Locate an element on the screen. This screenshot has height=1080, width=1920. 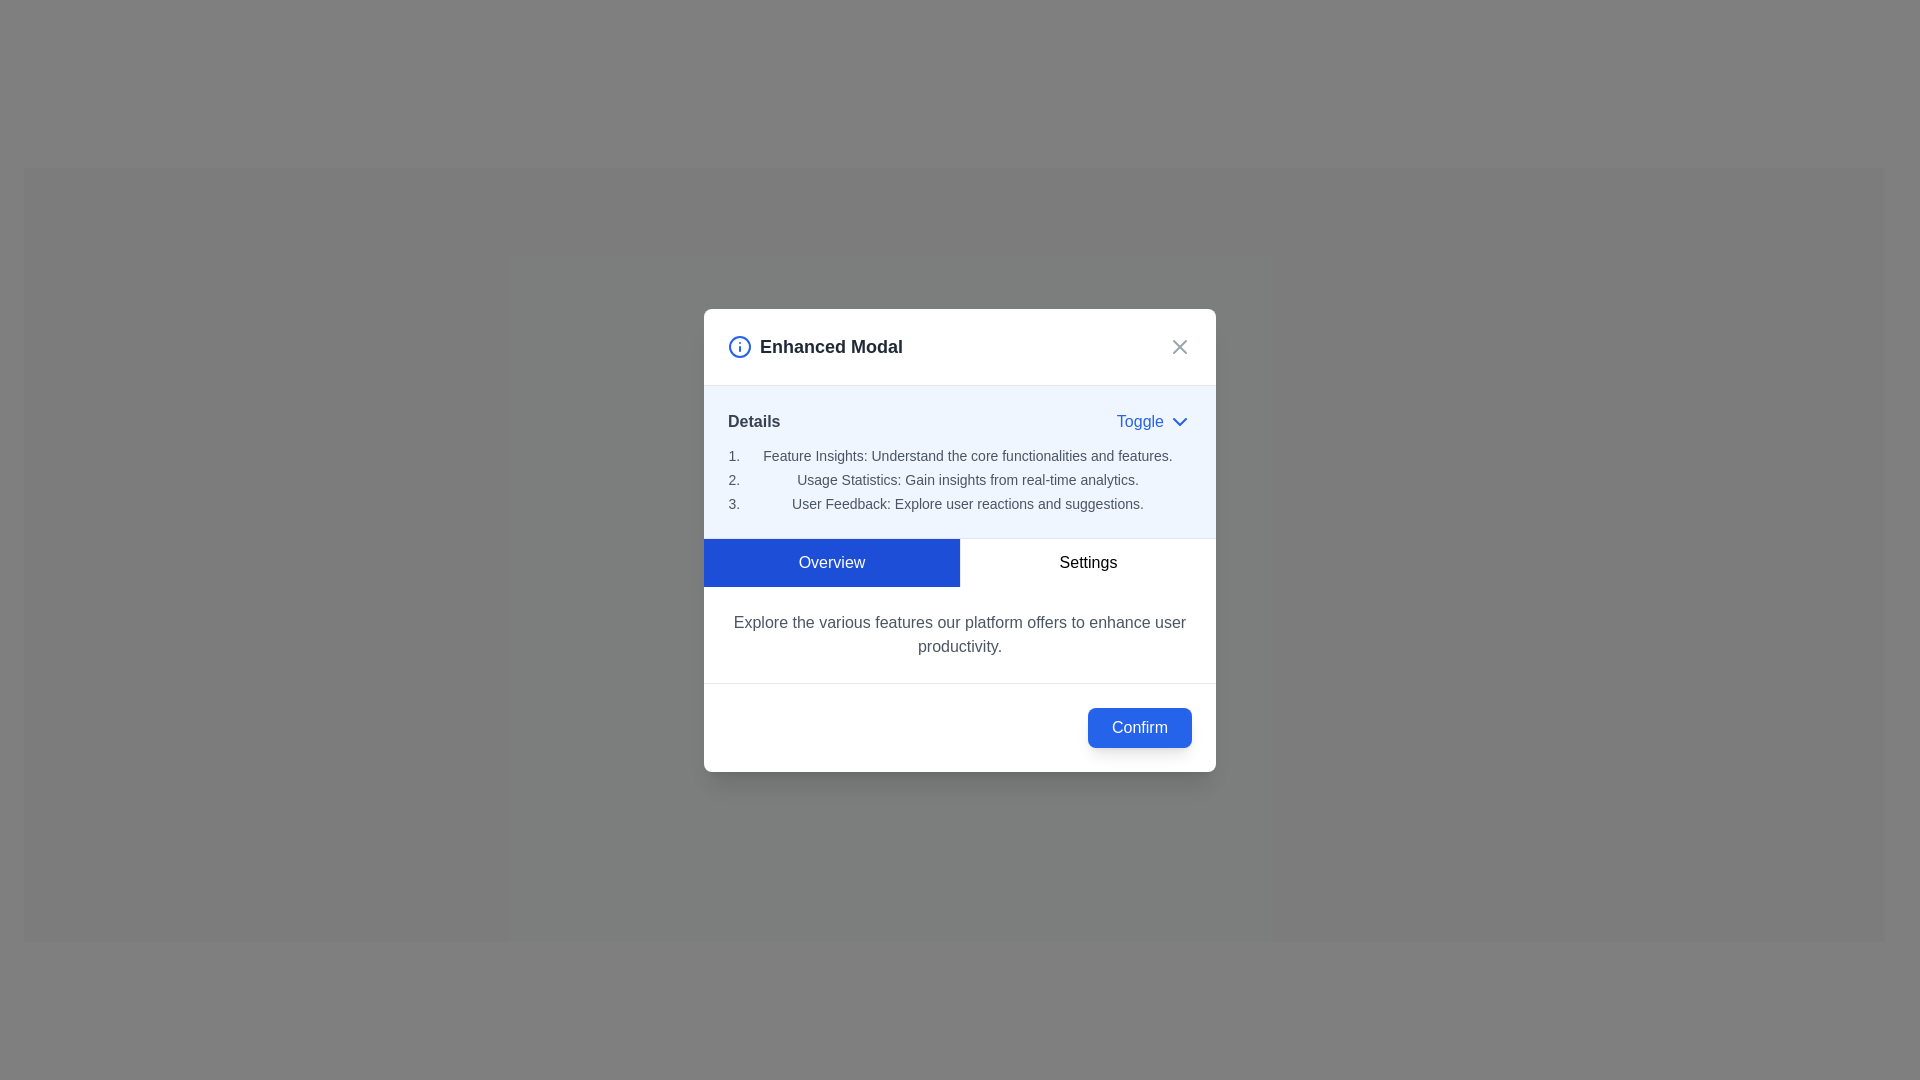
the interactive dropdown toggle hyperlink located at the top-right corner of the 'Details' section within the modal box is located at coordinates (1154, 420).